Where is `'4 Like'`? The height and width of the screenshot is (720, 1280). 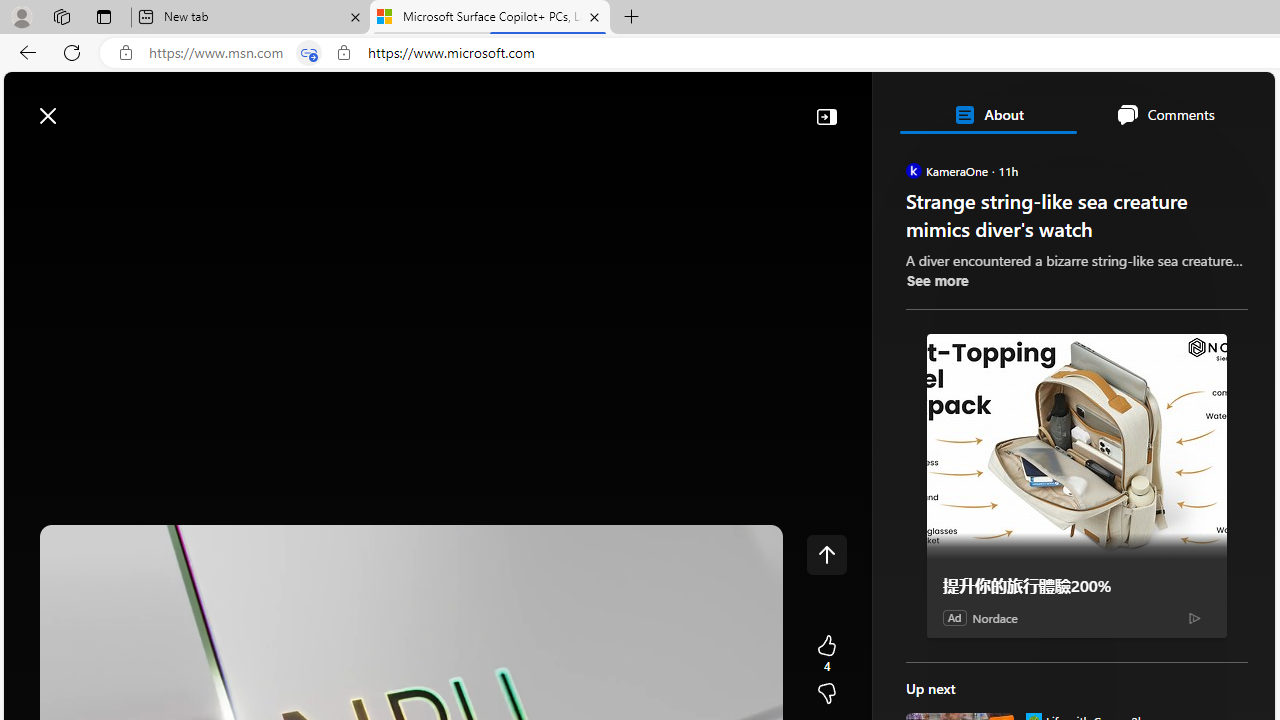
'4 Like' is located at coordinates (826, 654).